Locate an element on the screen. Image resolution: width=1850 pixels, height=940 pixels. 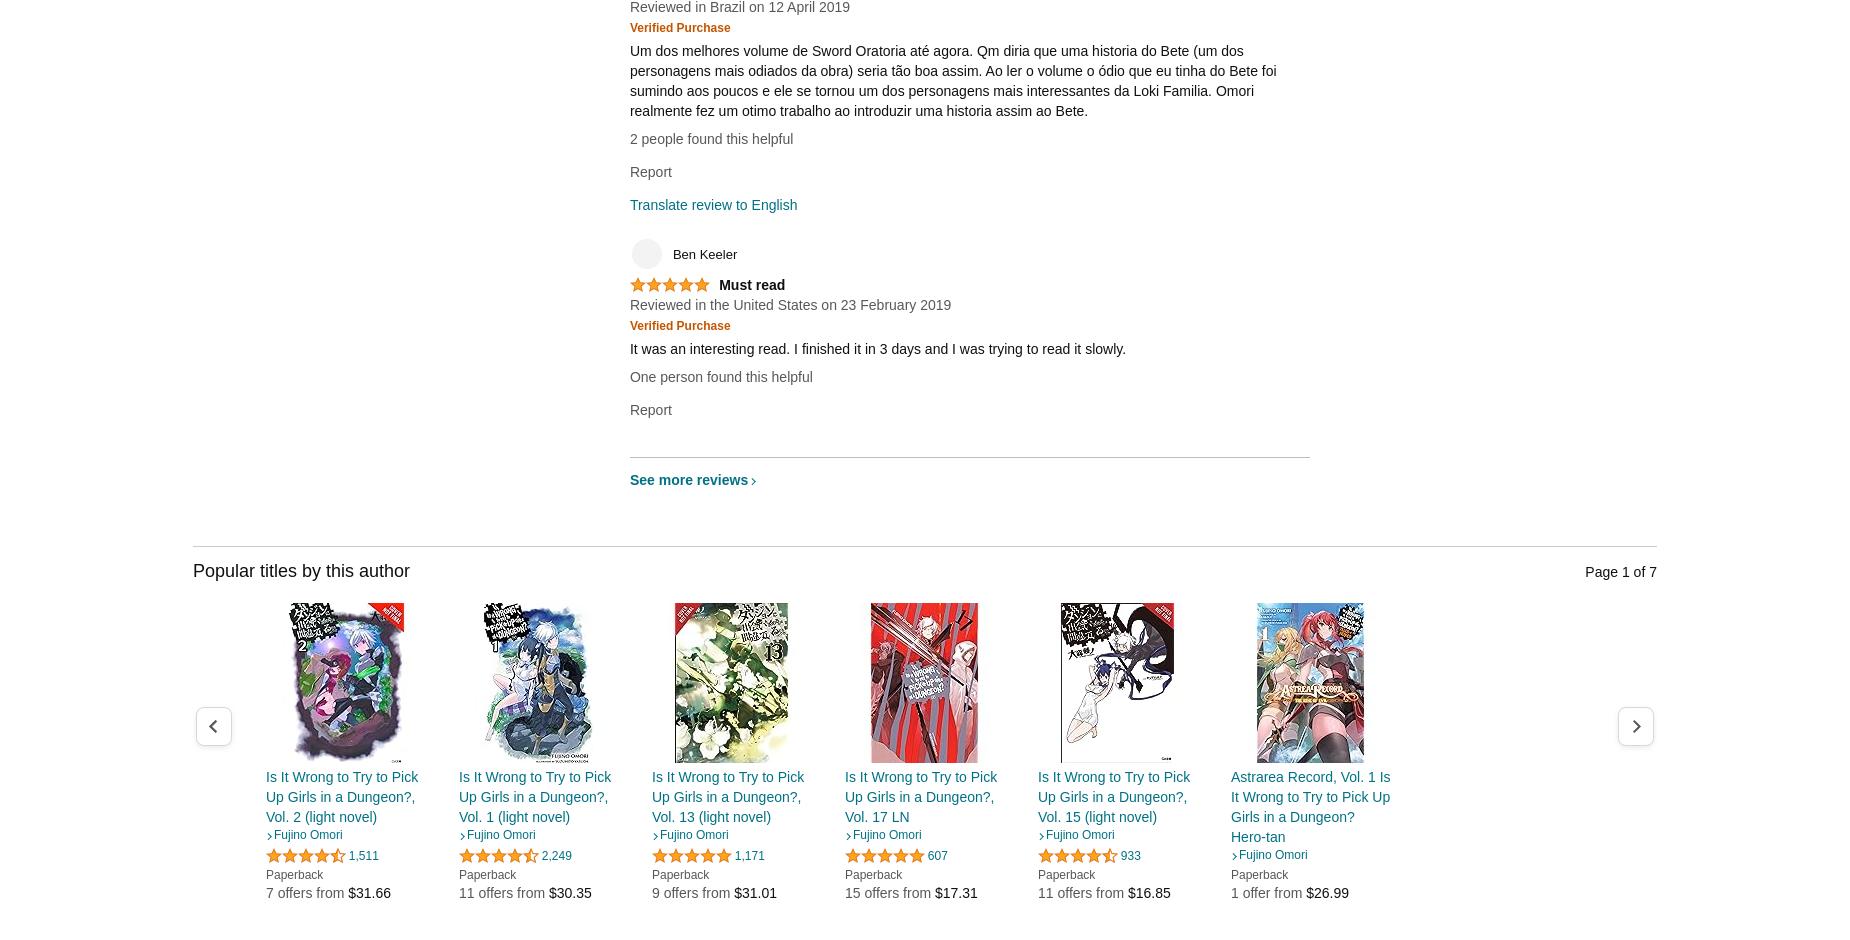
'Reviewed in the United States on 23 February 2019' is located at coordinates (789, 304).